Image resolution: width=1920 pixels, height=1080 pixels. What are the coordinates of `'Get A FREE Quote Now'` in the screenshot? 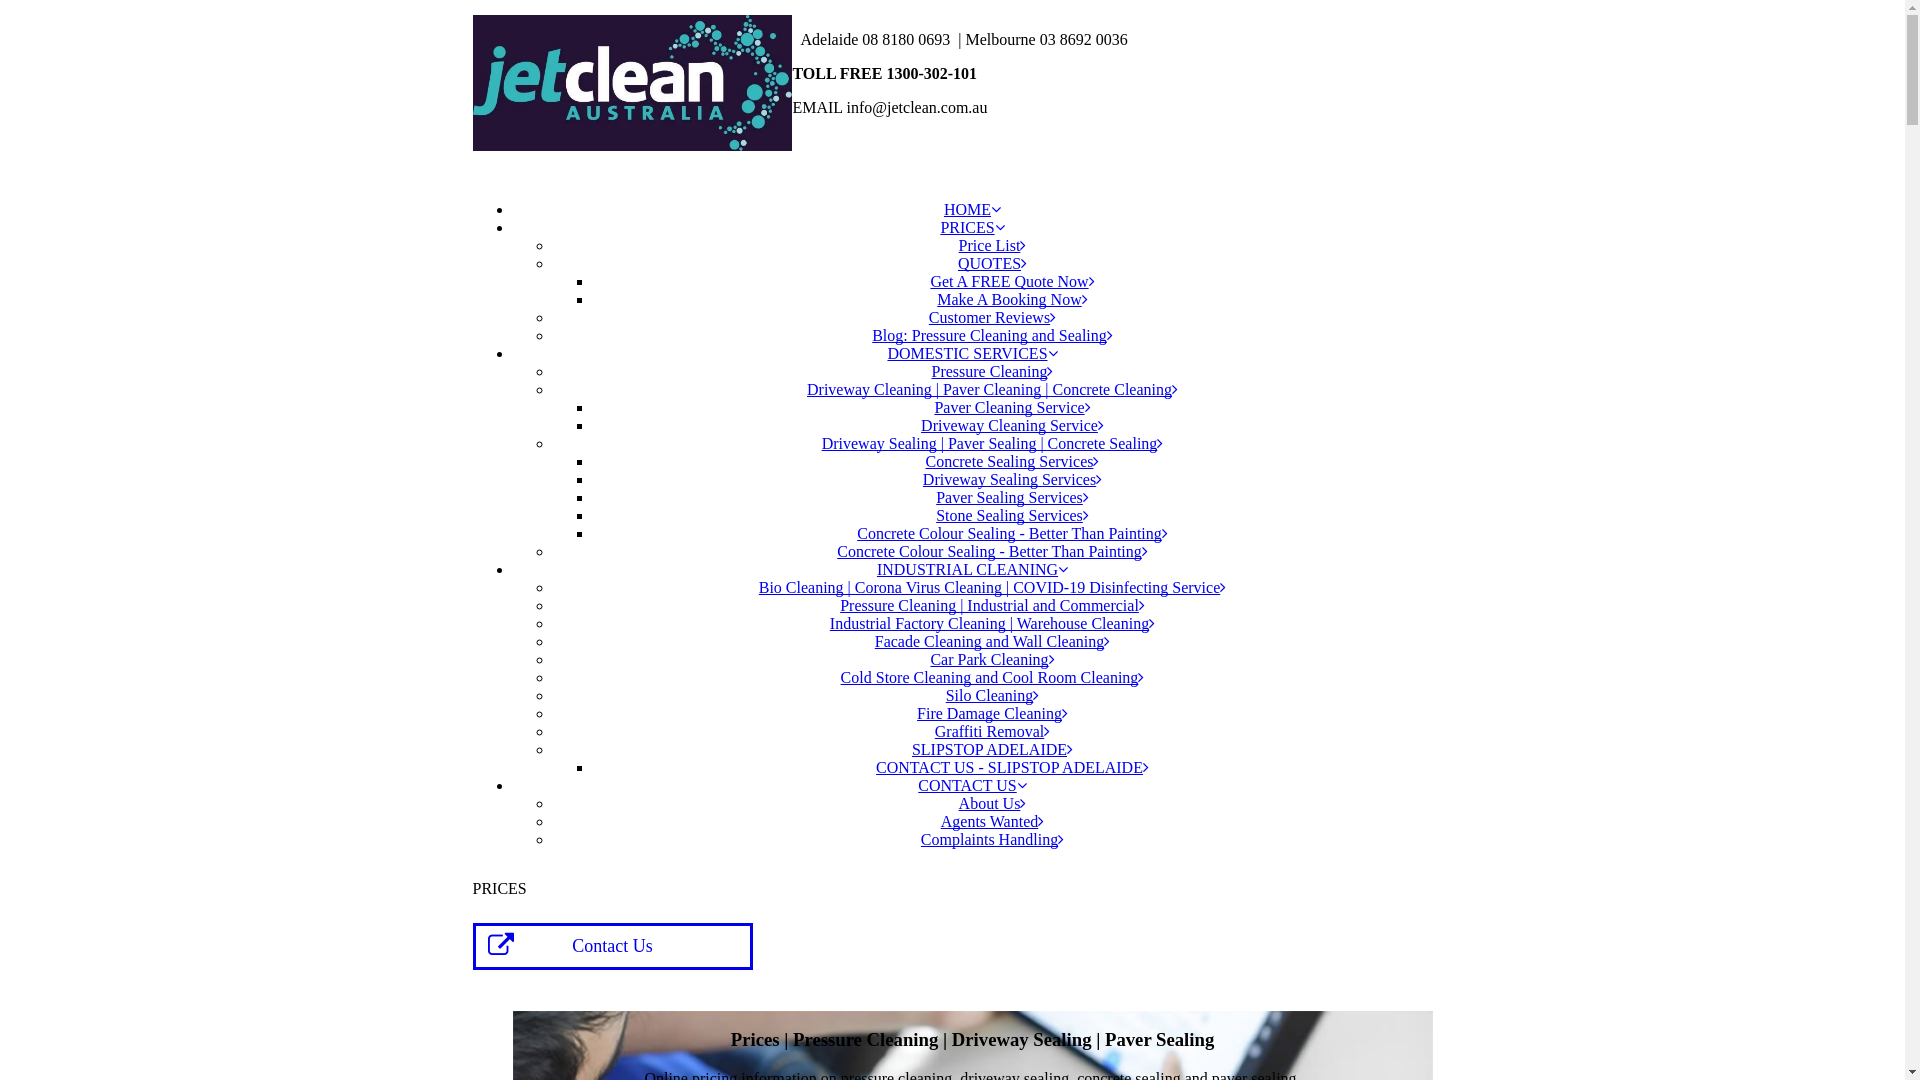 It's located at (1012, 281).